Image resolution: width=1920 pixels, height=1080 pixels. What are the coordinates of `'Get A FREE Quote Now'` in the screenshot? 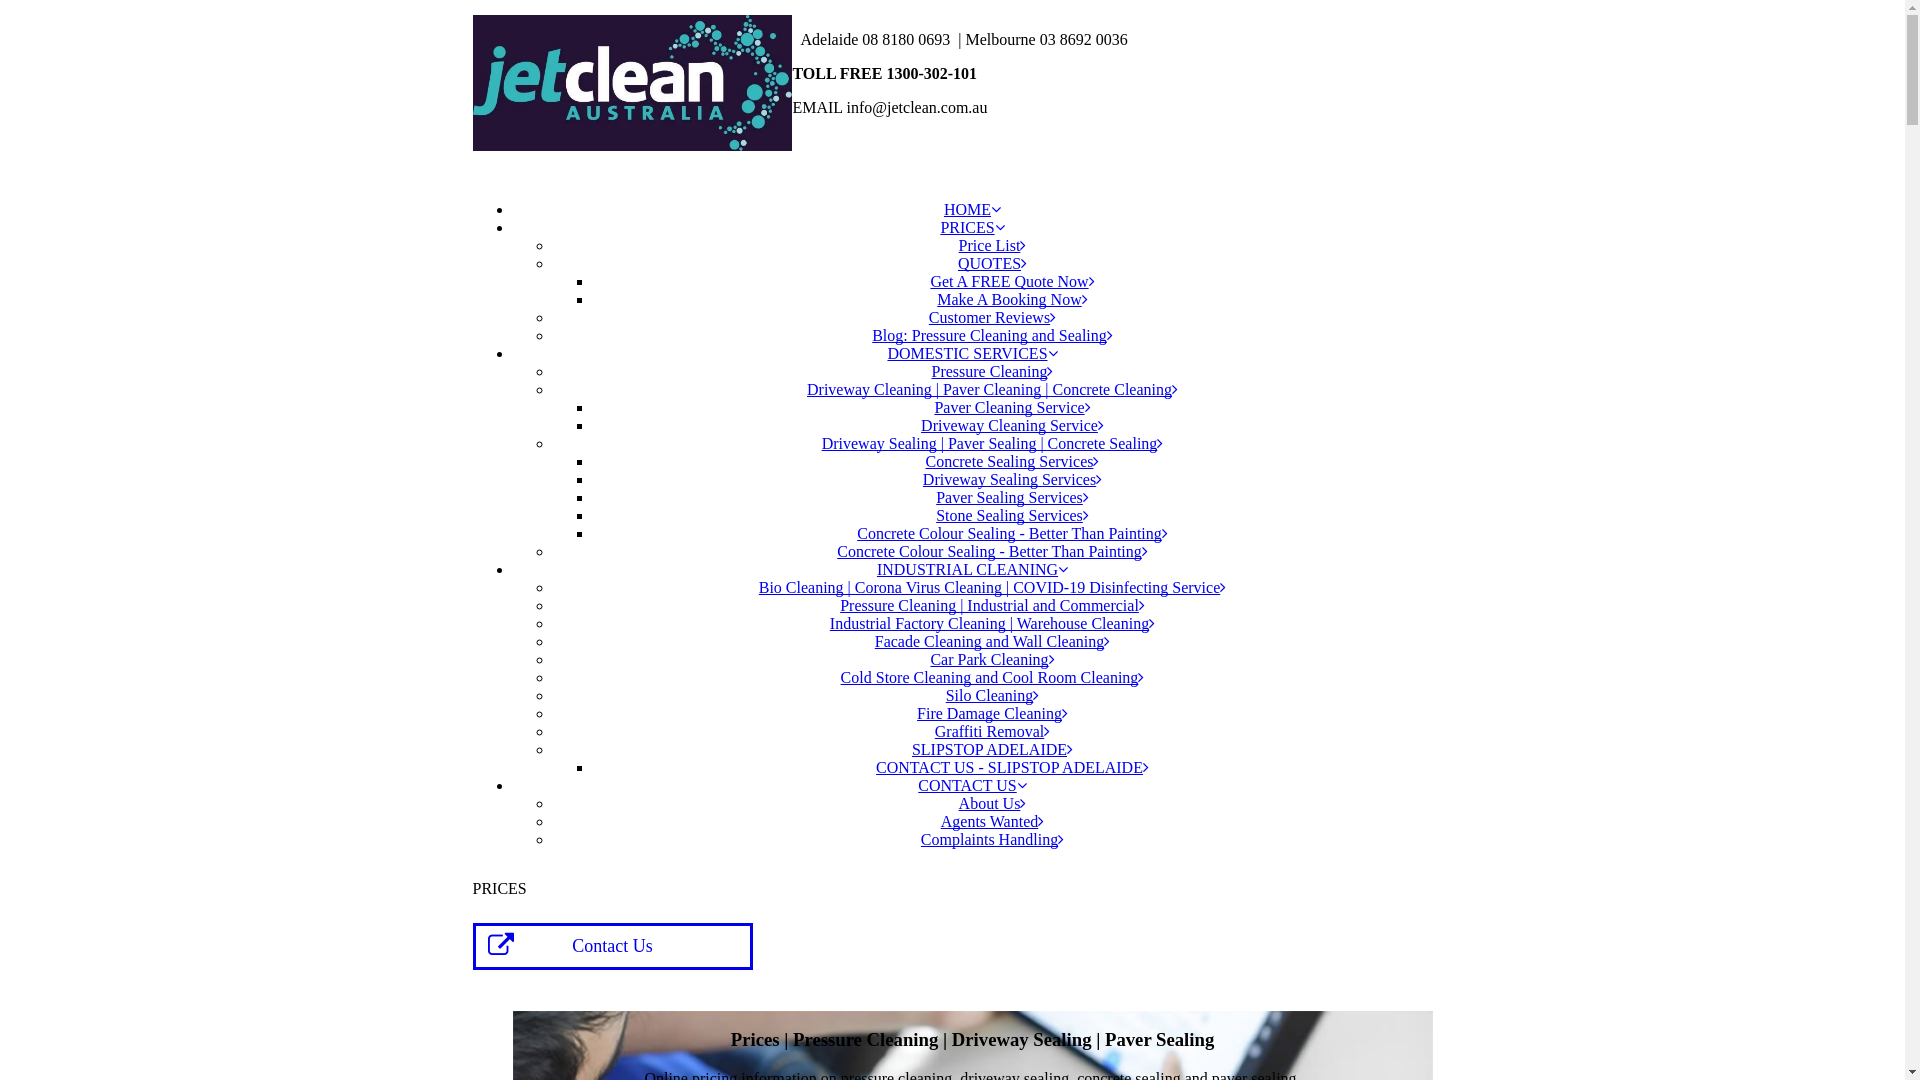 It's located at (1012, 281).